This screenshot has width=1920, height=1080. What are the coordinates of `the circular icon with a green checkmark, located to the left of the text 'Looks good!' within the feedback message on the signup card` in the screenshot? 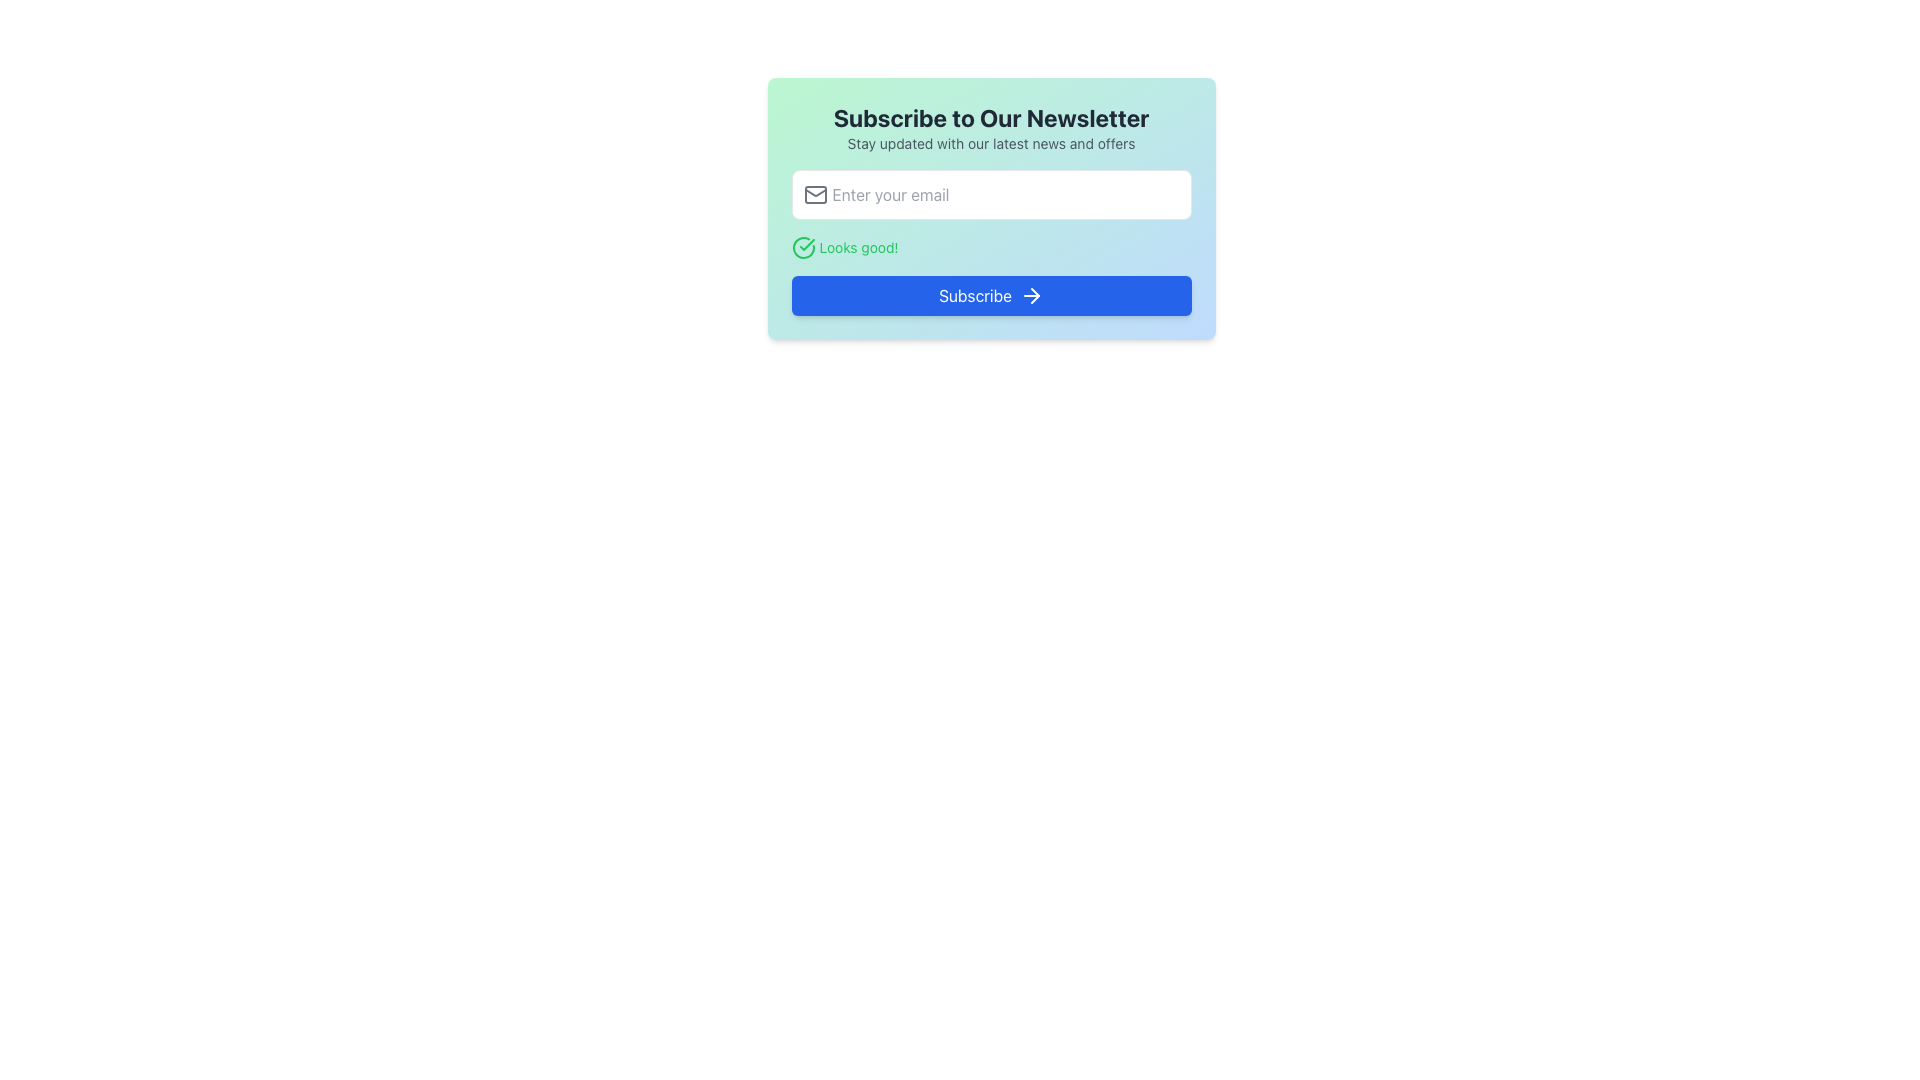 It's located at (803, 246).